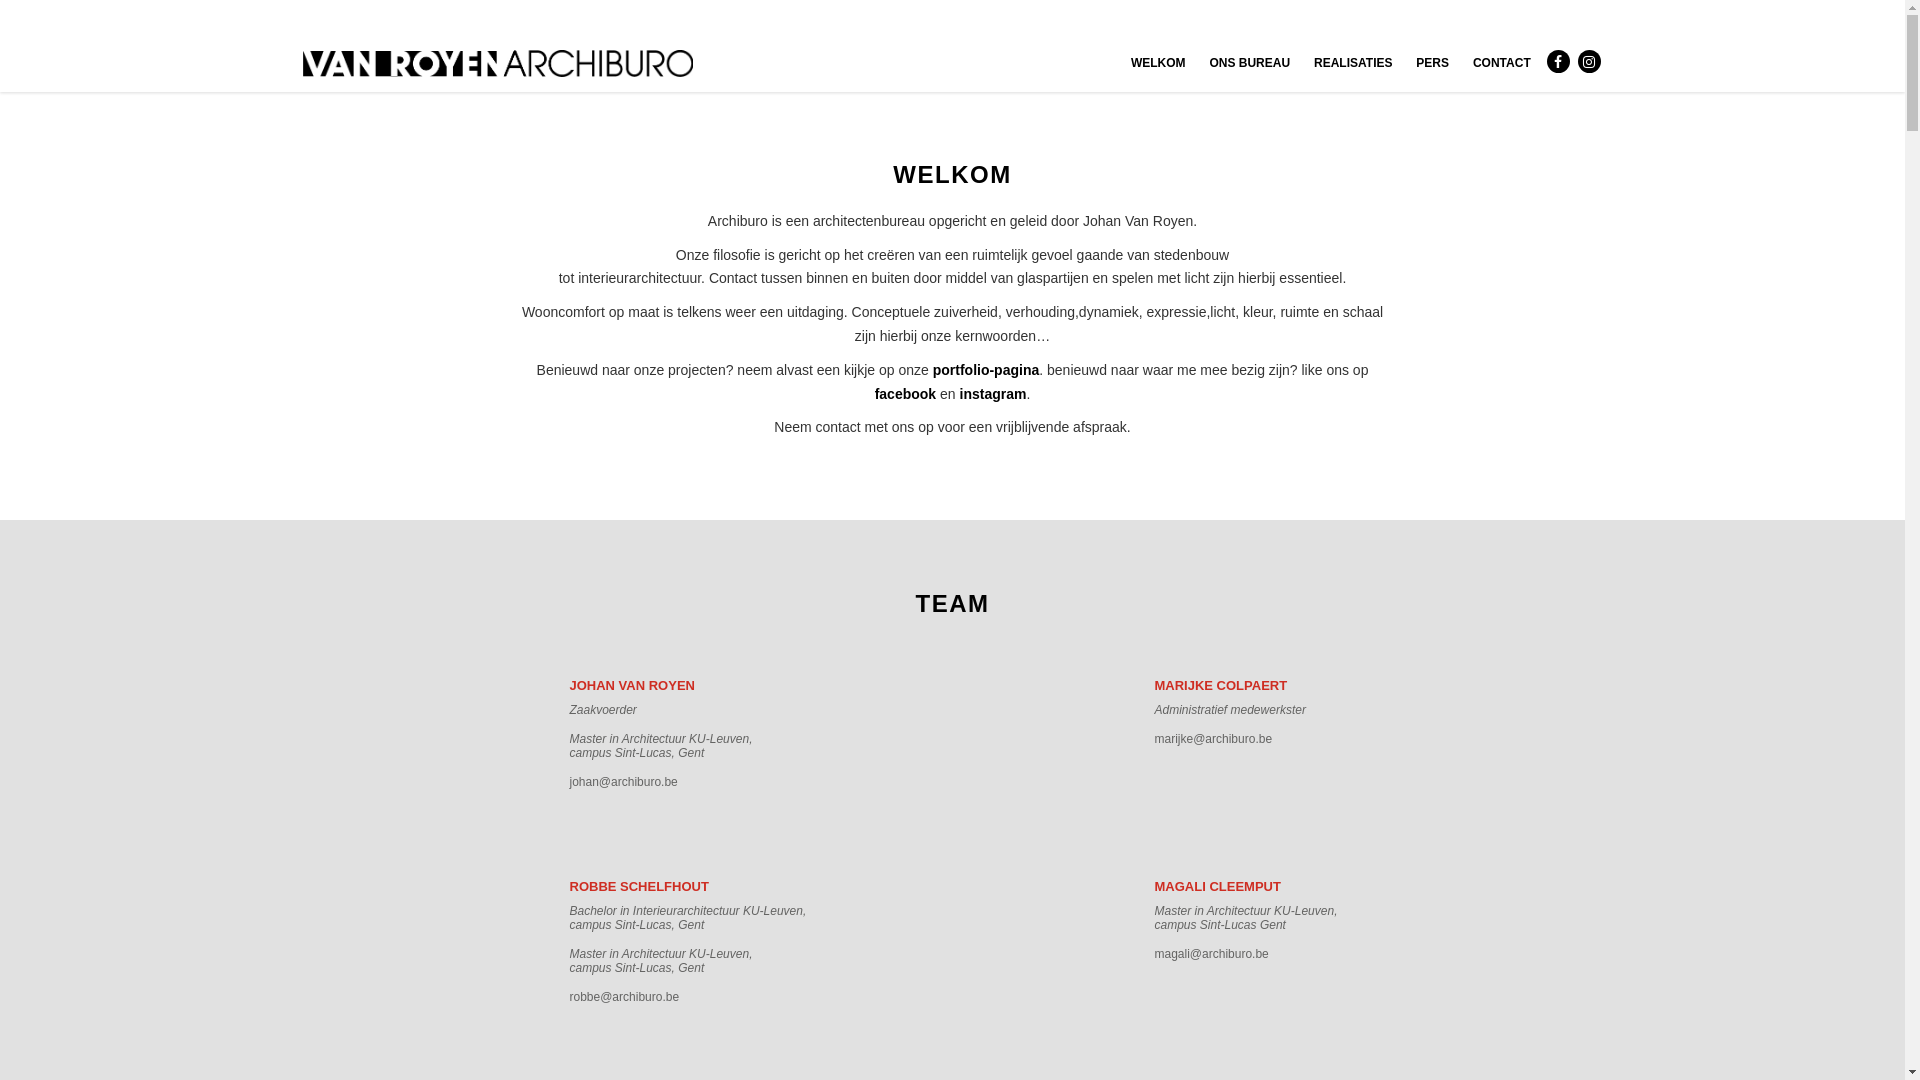  Describe the element at coordinates (1468, 62) in the screenshot. I see `'CONTACT'` at that location.